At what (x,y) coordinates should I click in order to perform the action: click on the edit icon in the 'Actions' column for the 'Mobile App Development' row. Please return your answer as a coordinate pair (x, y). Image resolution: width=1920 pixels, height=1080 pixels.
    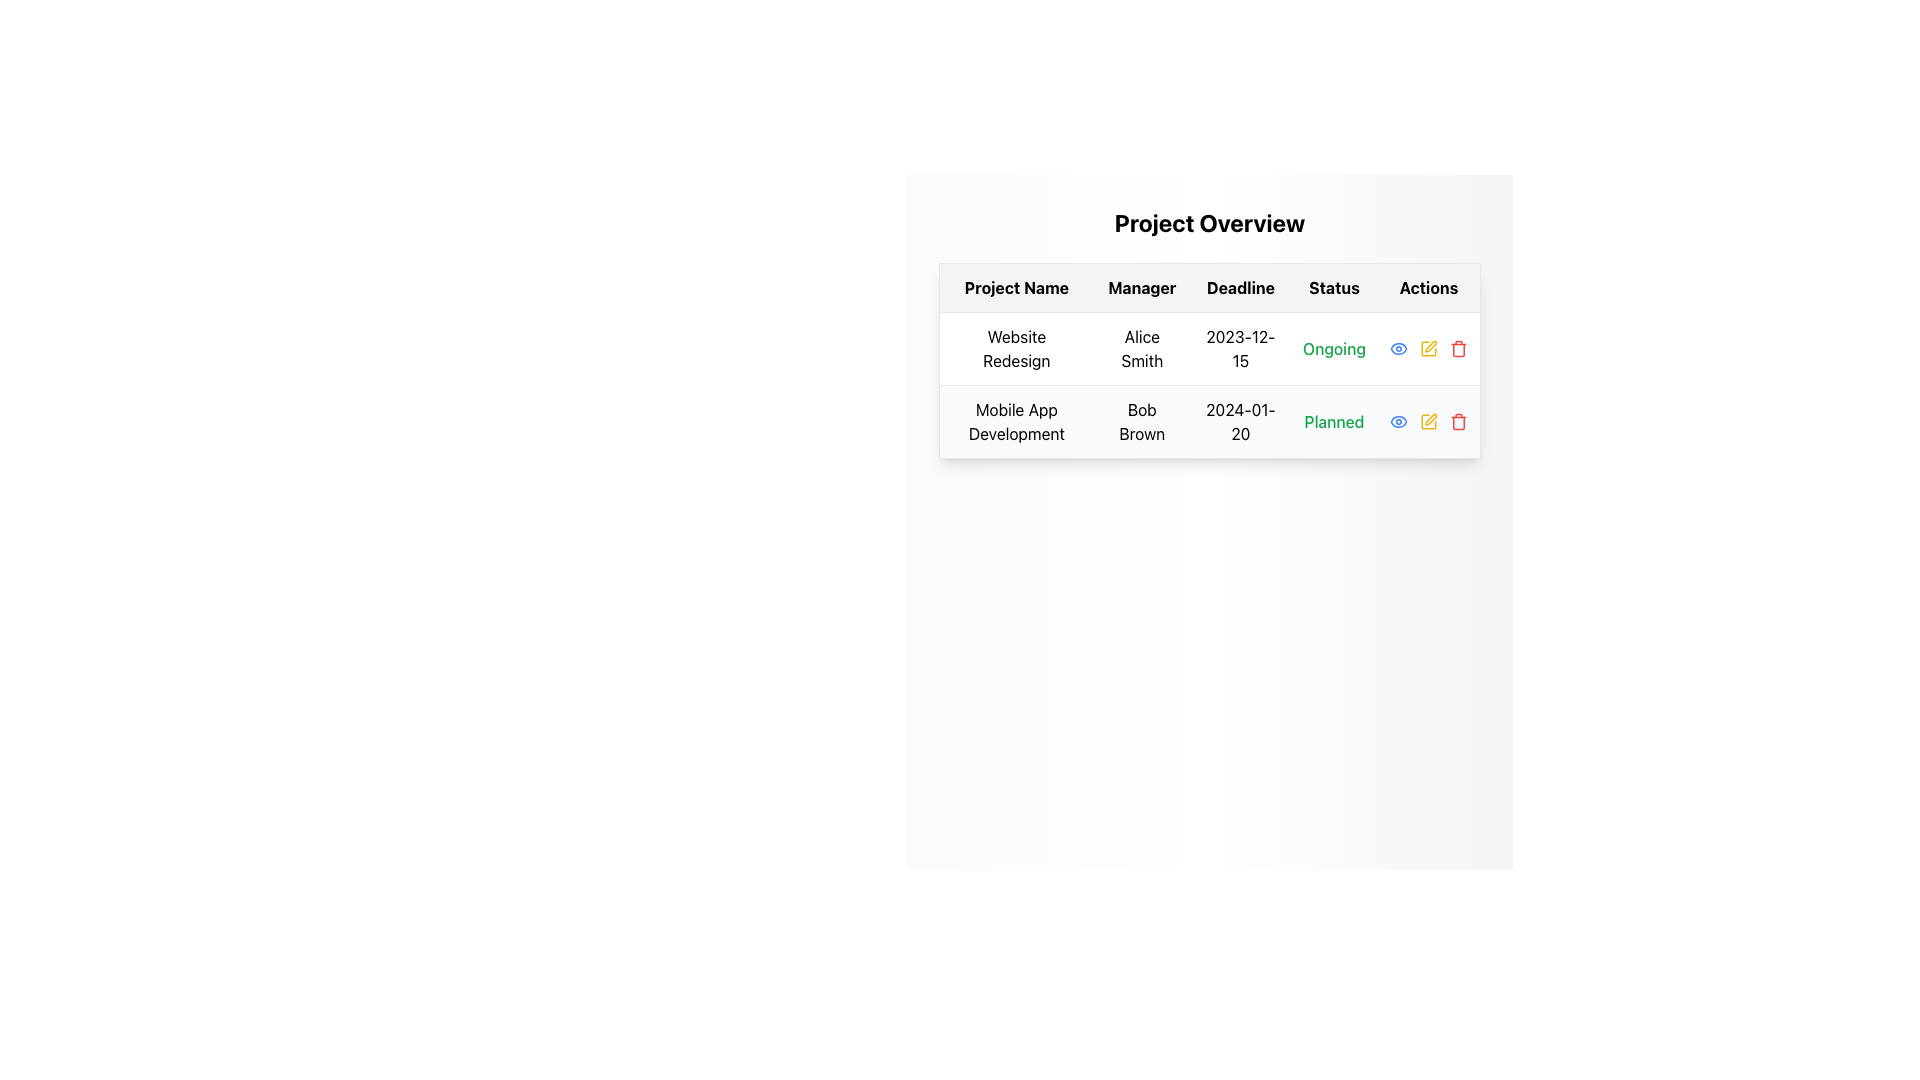
    Looking at the image, I should click on (1428, 420).